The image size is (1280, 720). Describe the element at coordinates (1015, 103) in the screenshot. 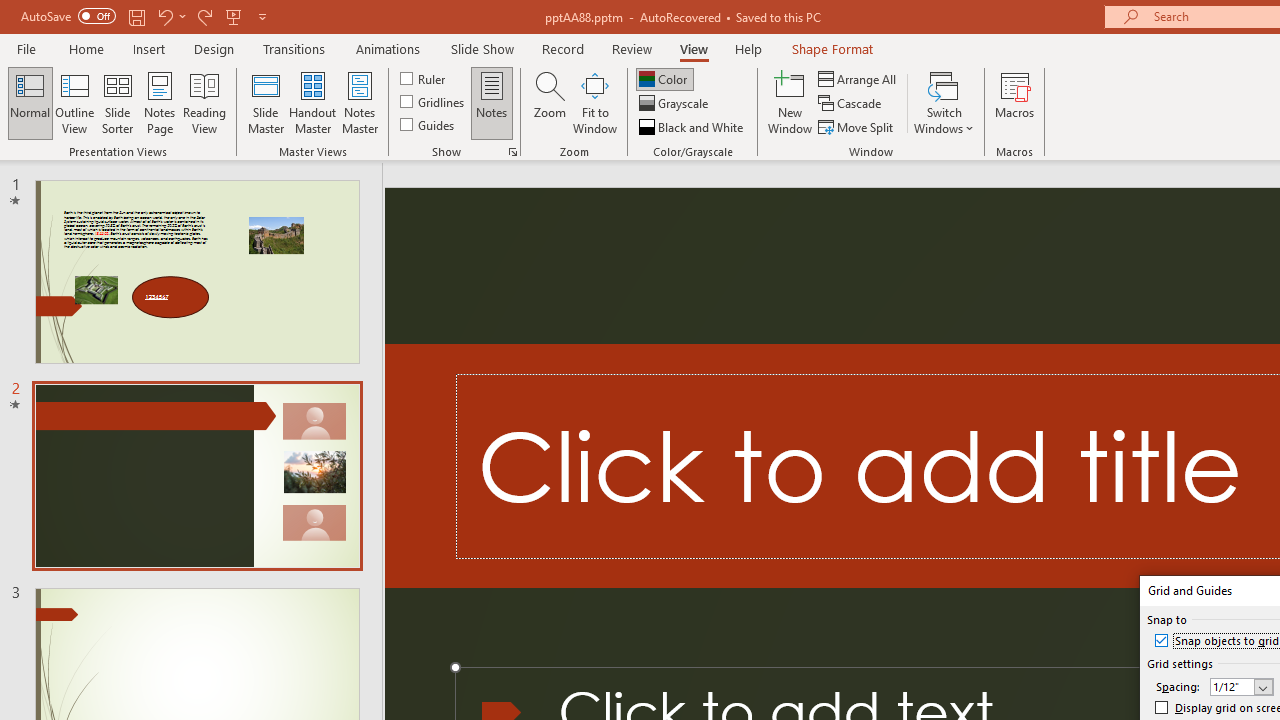

I see `'Macros'` at that location.